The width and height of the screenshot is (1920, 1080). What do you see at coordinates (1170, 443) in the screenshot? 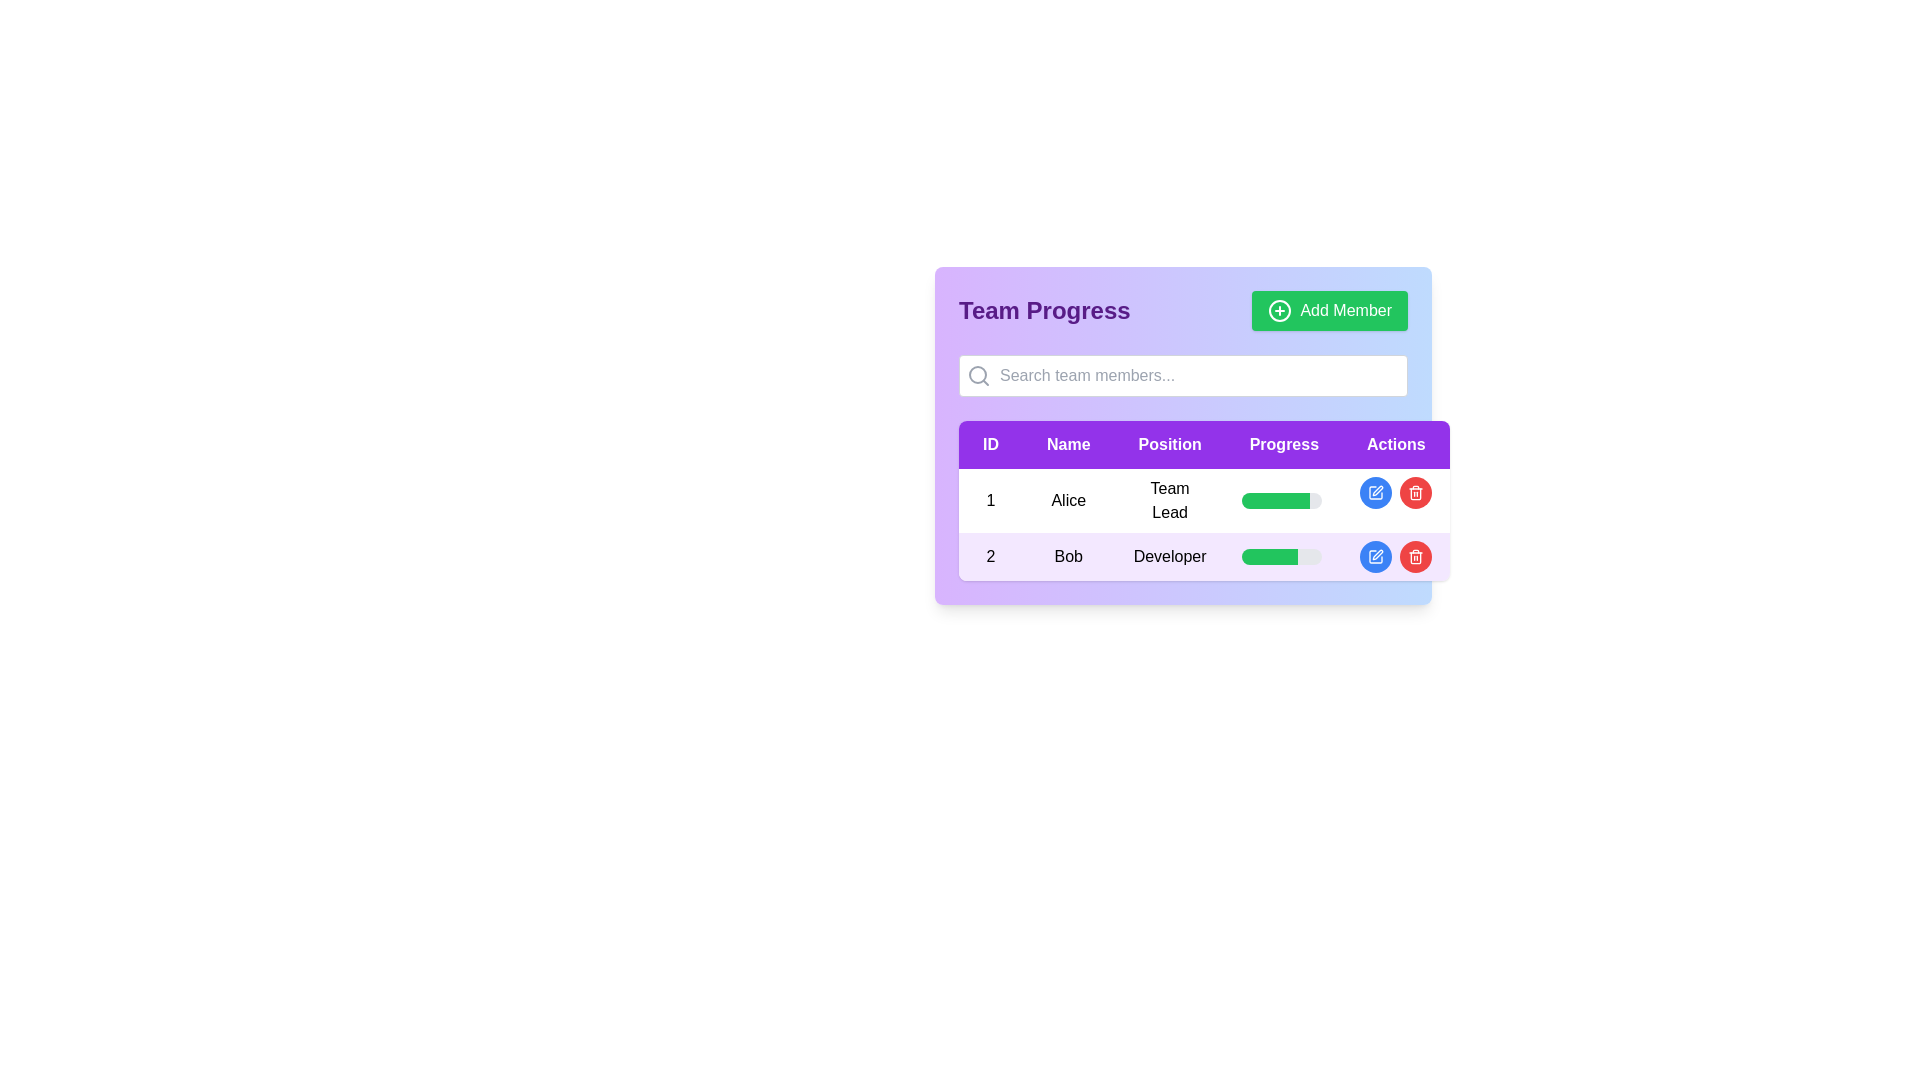
I see `the label with a bold violet background and white text displaying 'Position', which is the third header in the table row labeled 'IDNamePositionProgressActions'` at bounding box center [1170, 443].